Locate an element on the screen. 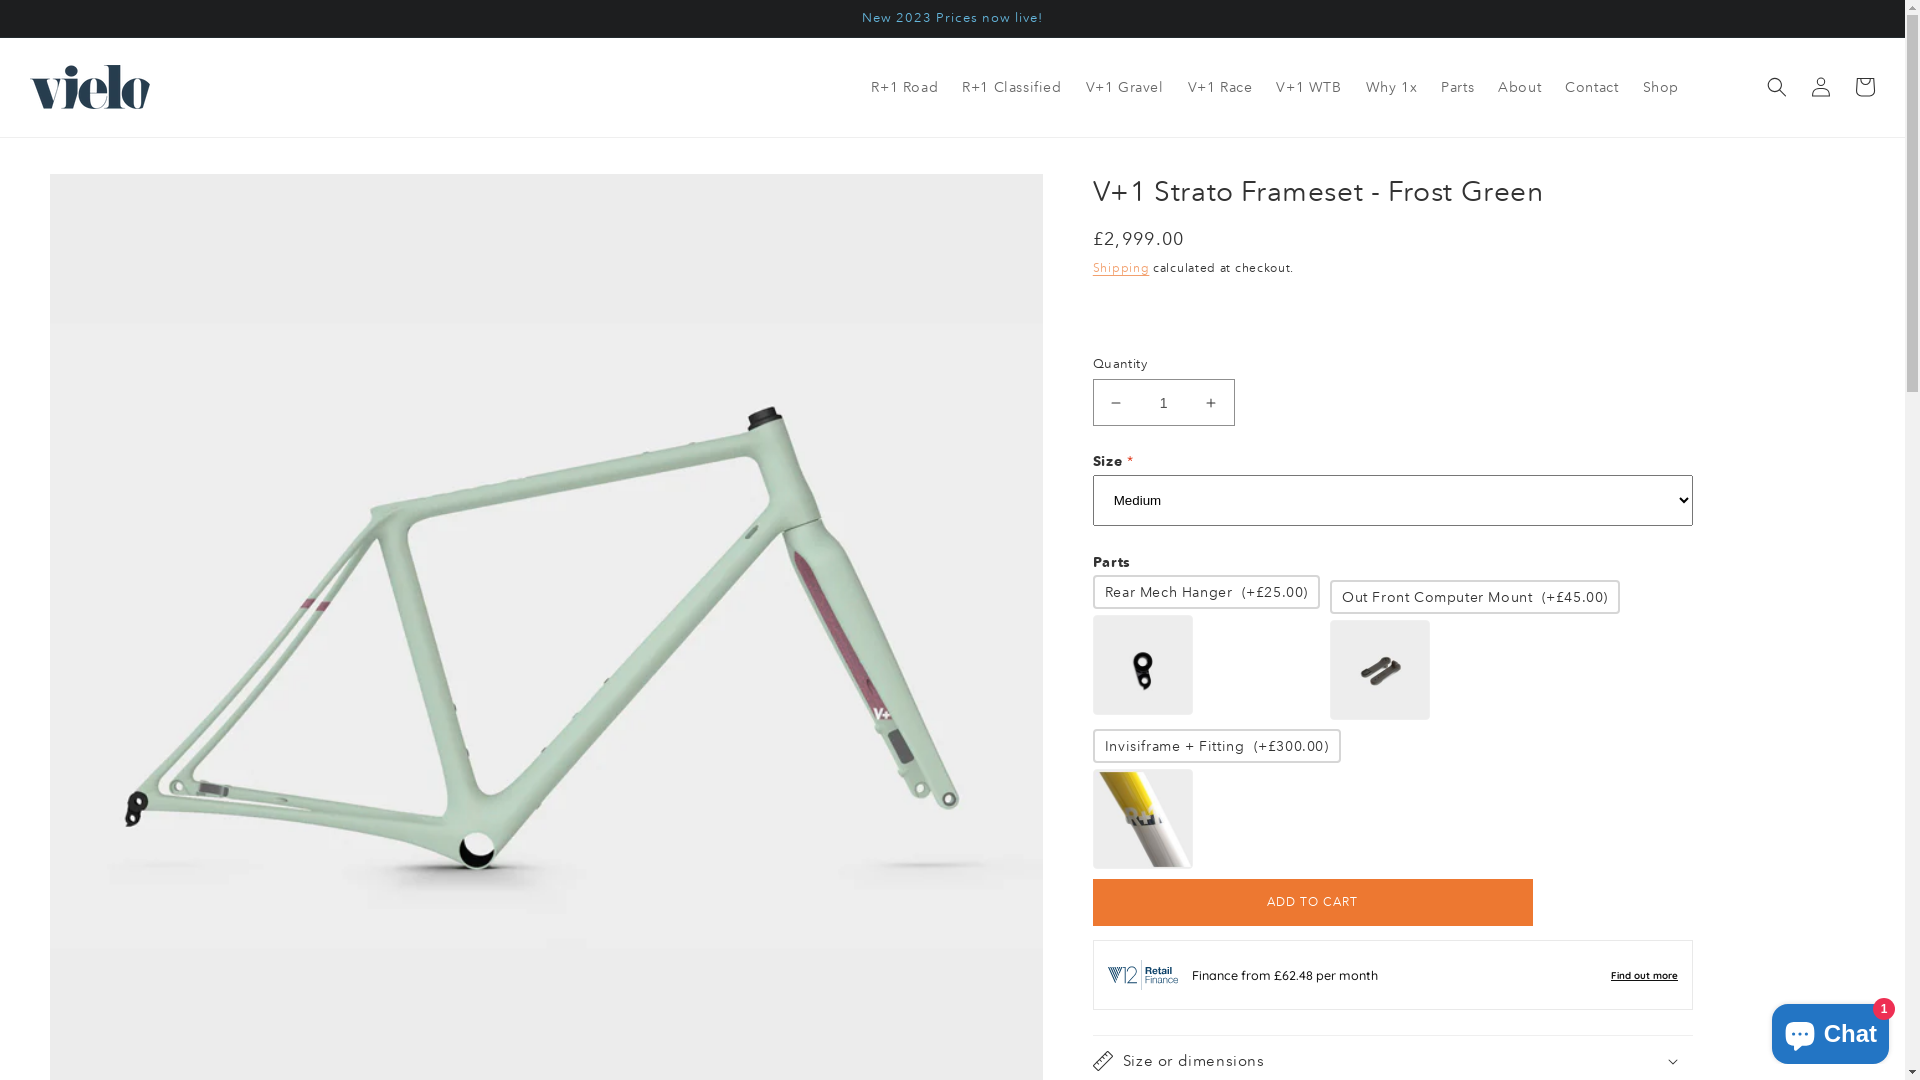  'R+1 Classified' is located at coordinates (1011, 86).